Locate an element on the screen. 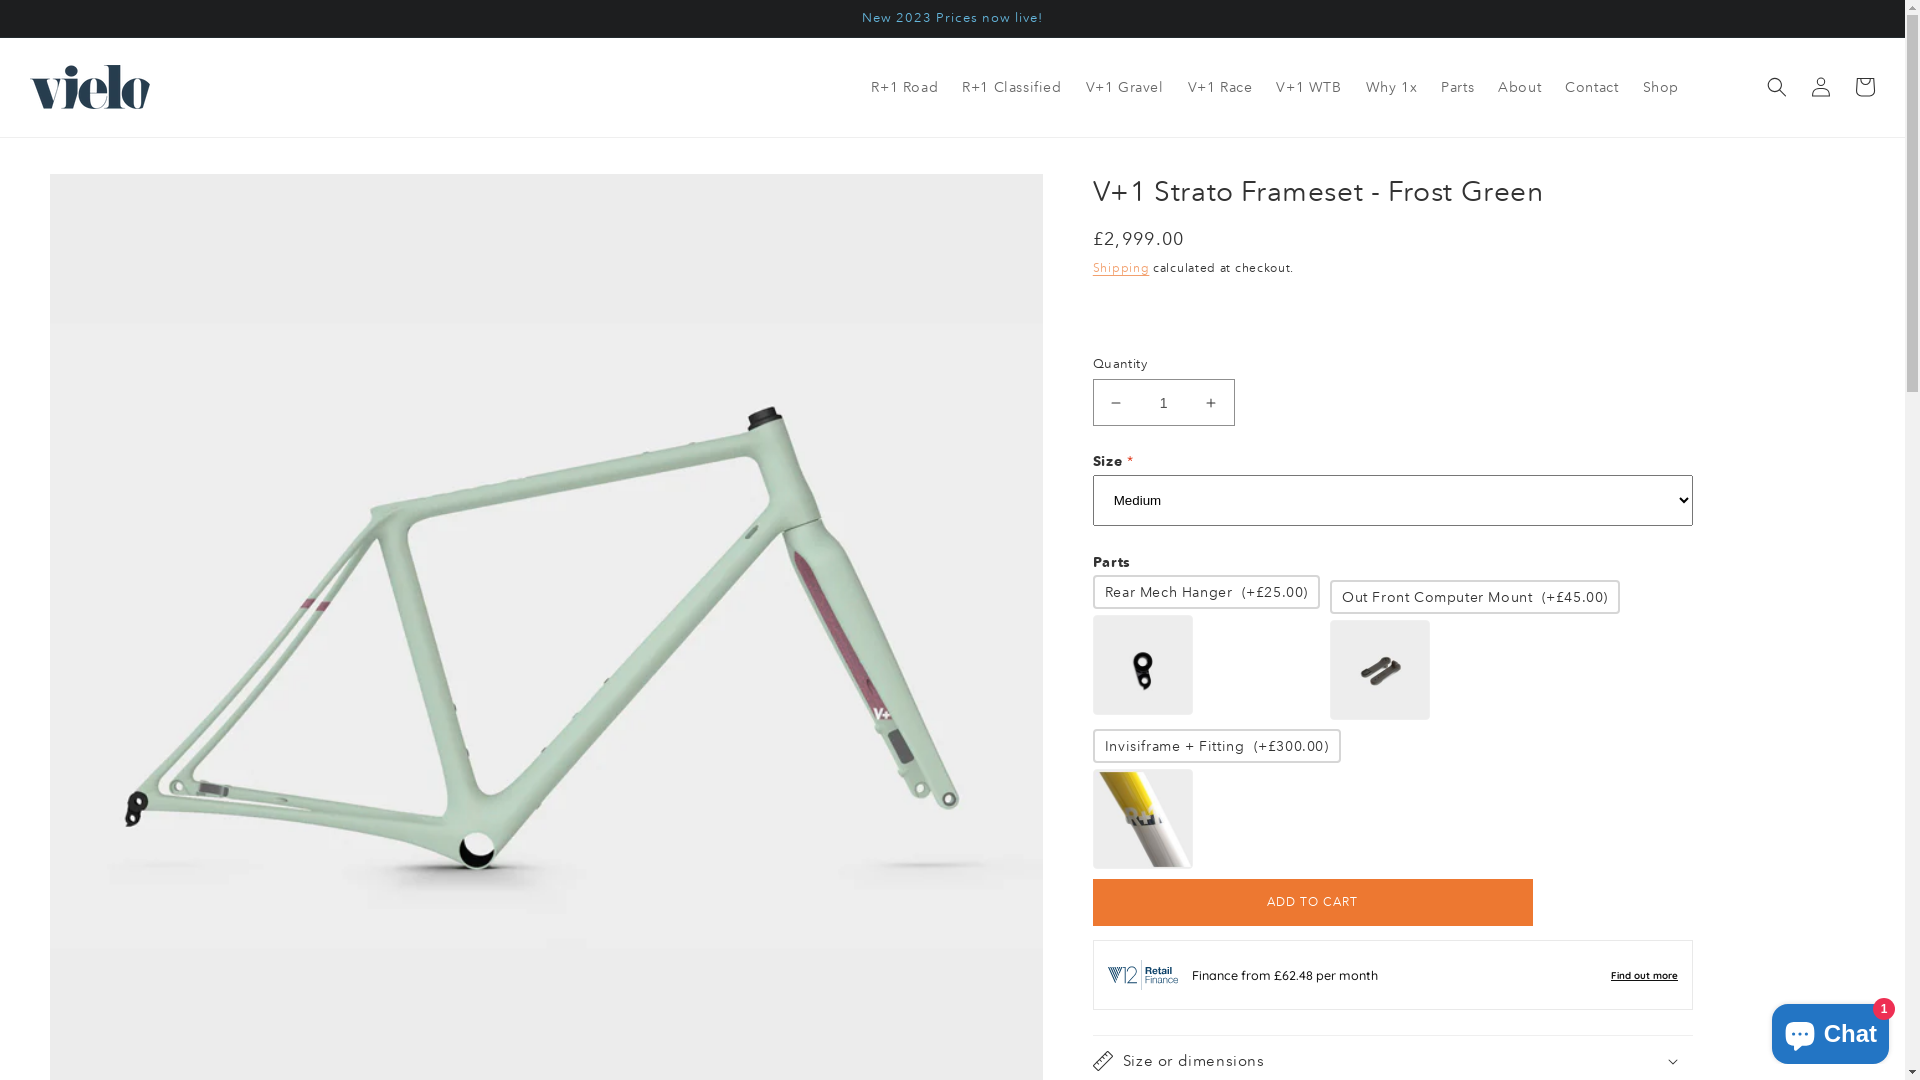  'R+1 Classified' is located at coordinates (1011, 86).